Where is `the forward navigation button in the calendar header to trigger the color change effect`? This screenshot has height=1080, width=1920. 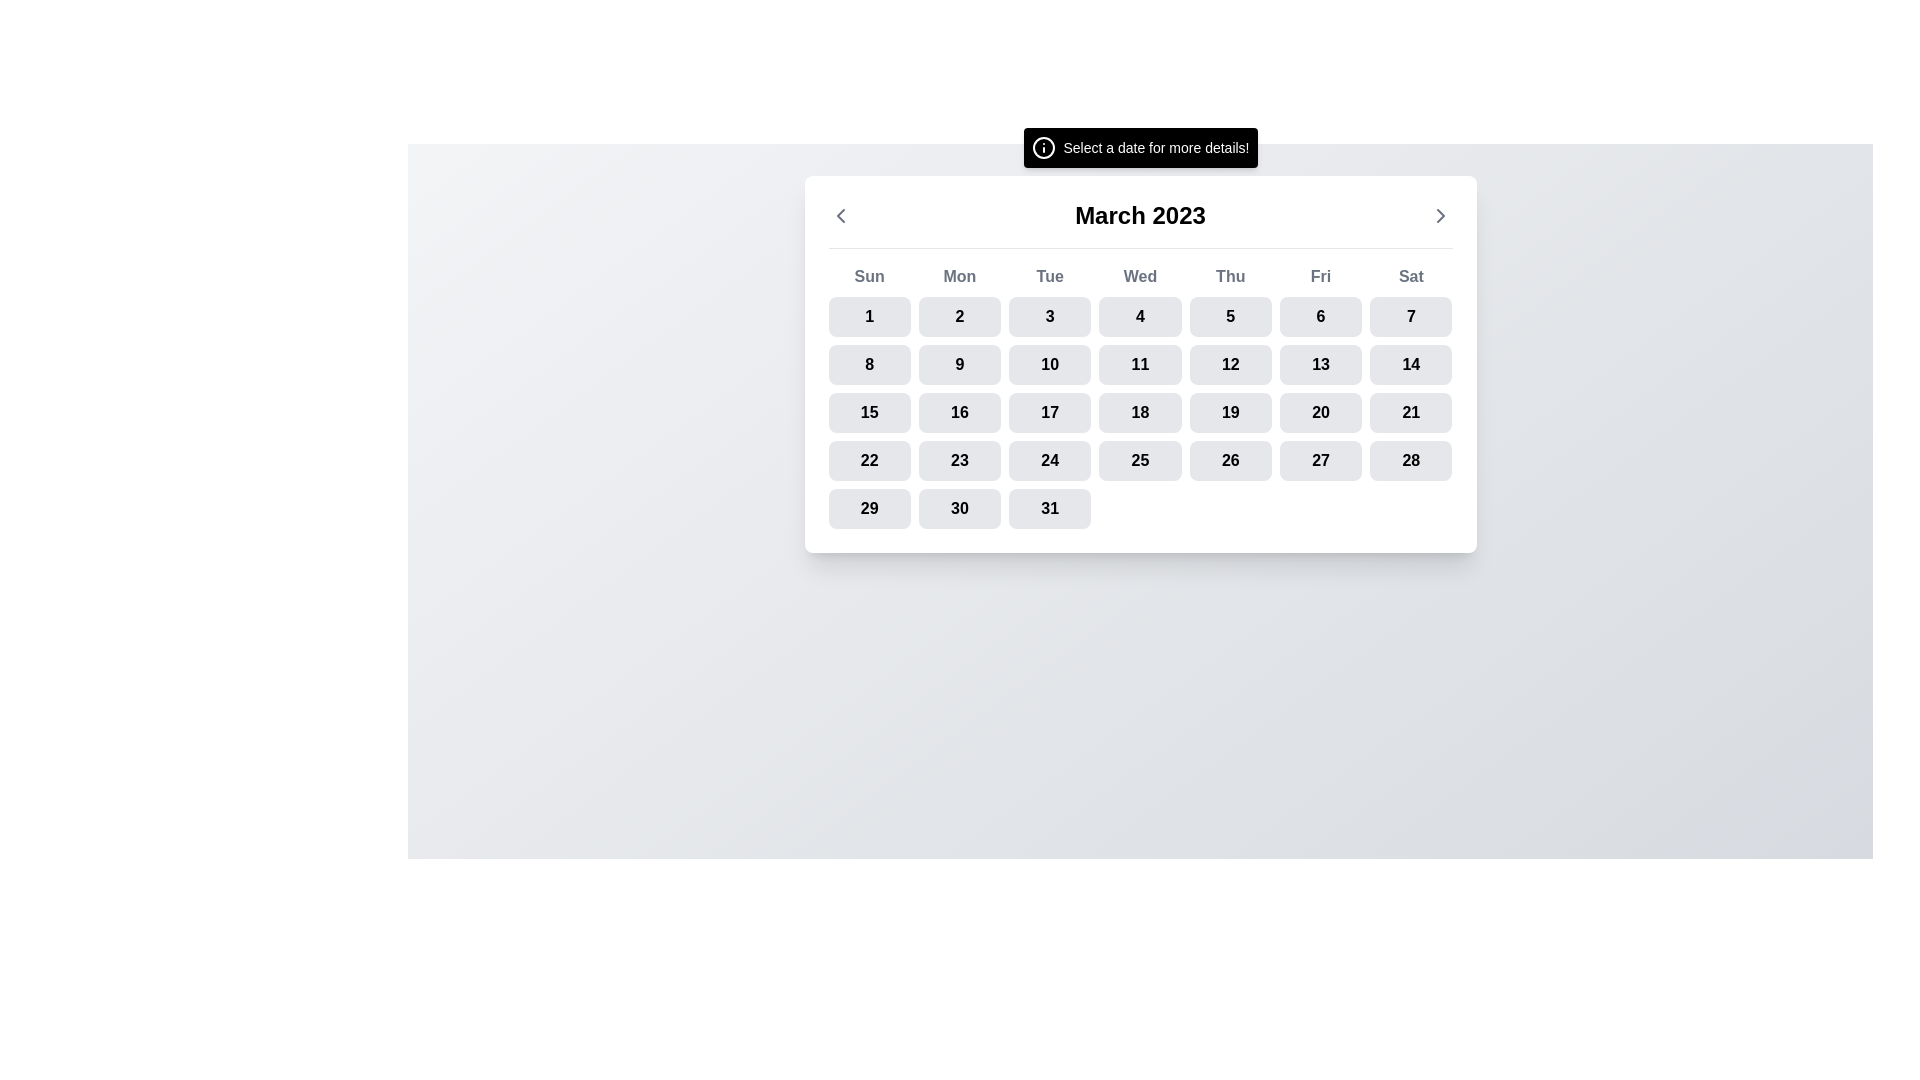
the forward navigation button in the calendar header to trigger the color change effect is located at coordinates (1440, 216).